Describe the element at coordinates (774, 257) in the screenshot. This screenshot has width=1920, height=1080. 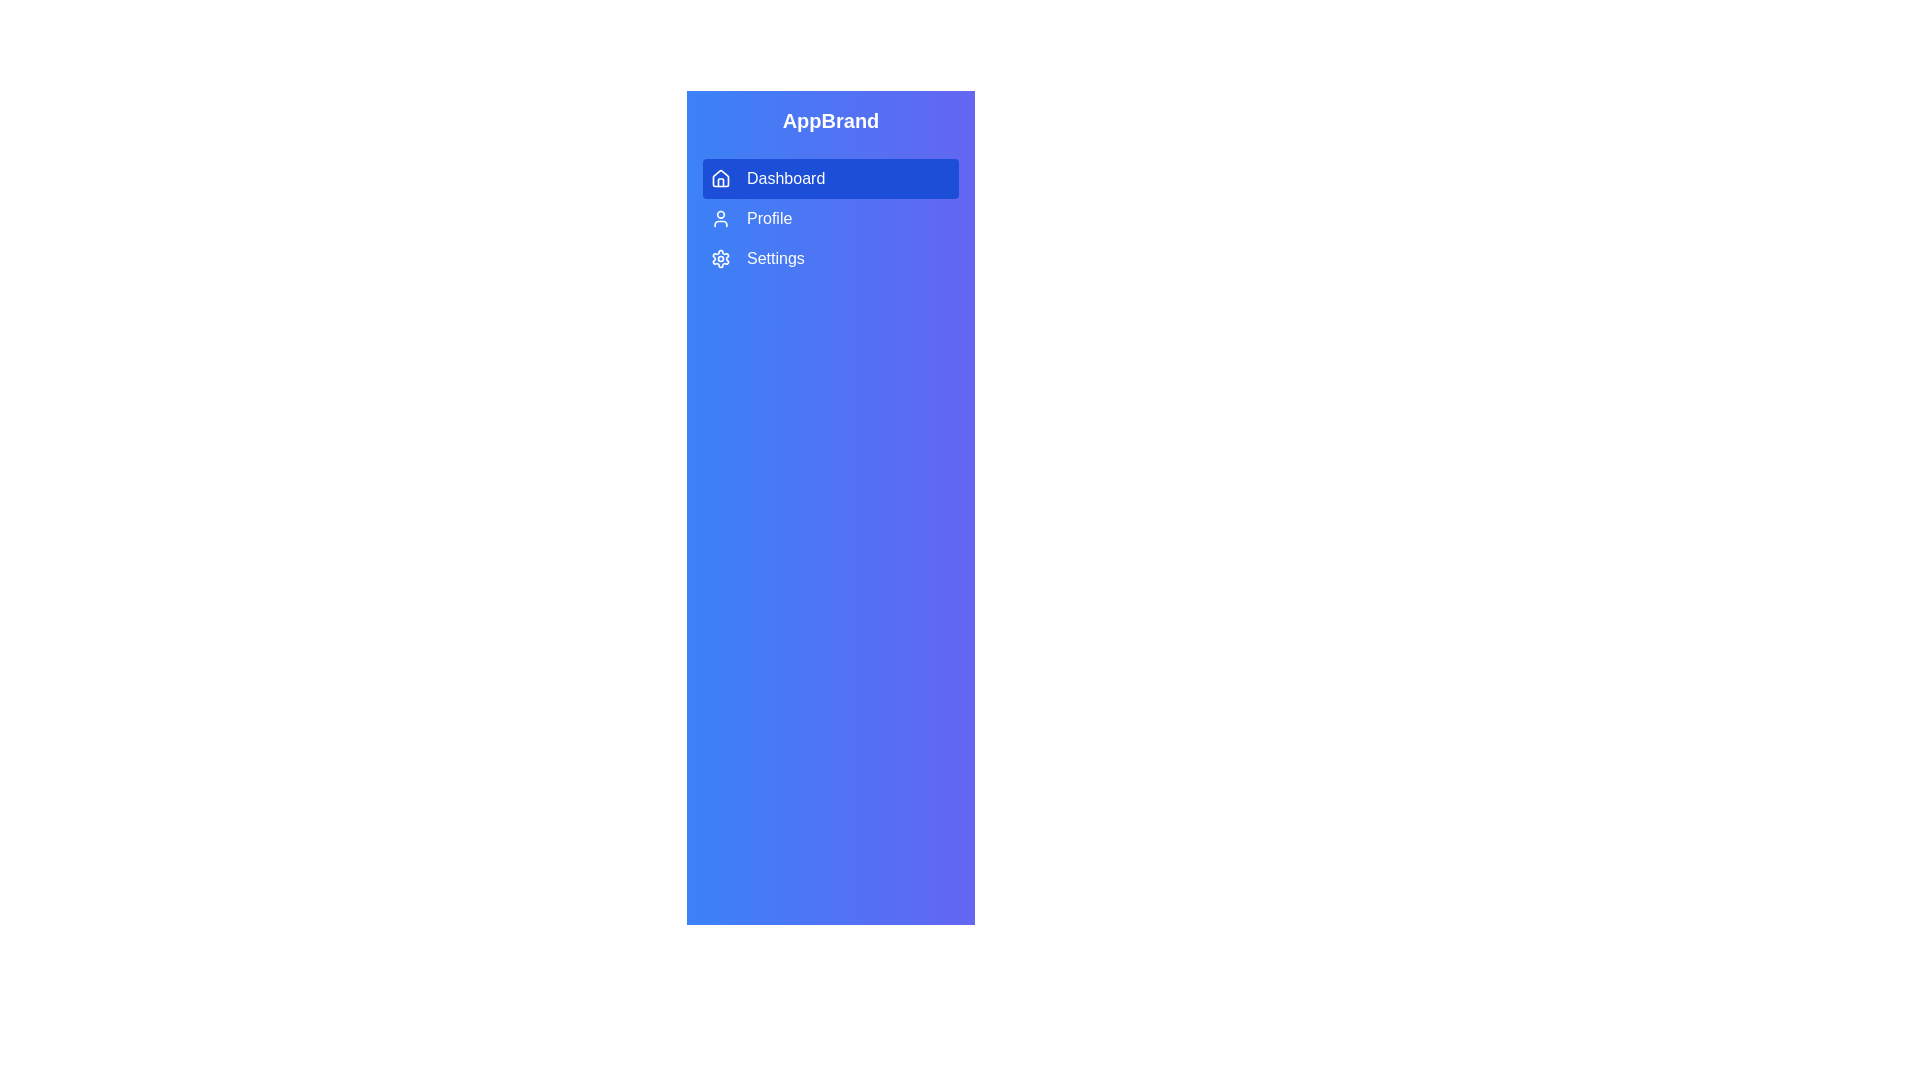
I see `text label that identifies the settings or configuration section, located in the third row of the sidebar navigation menu, to the right of the gear icon` at that location.